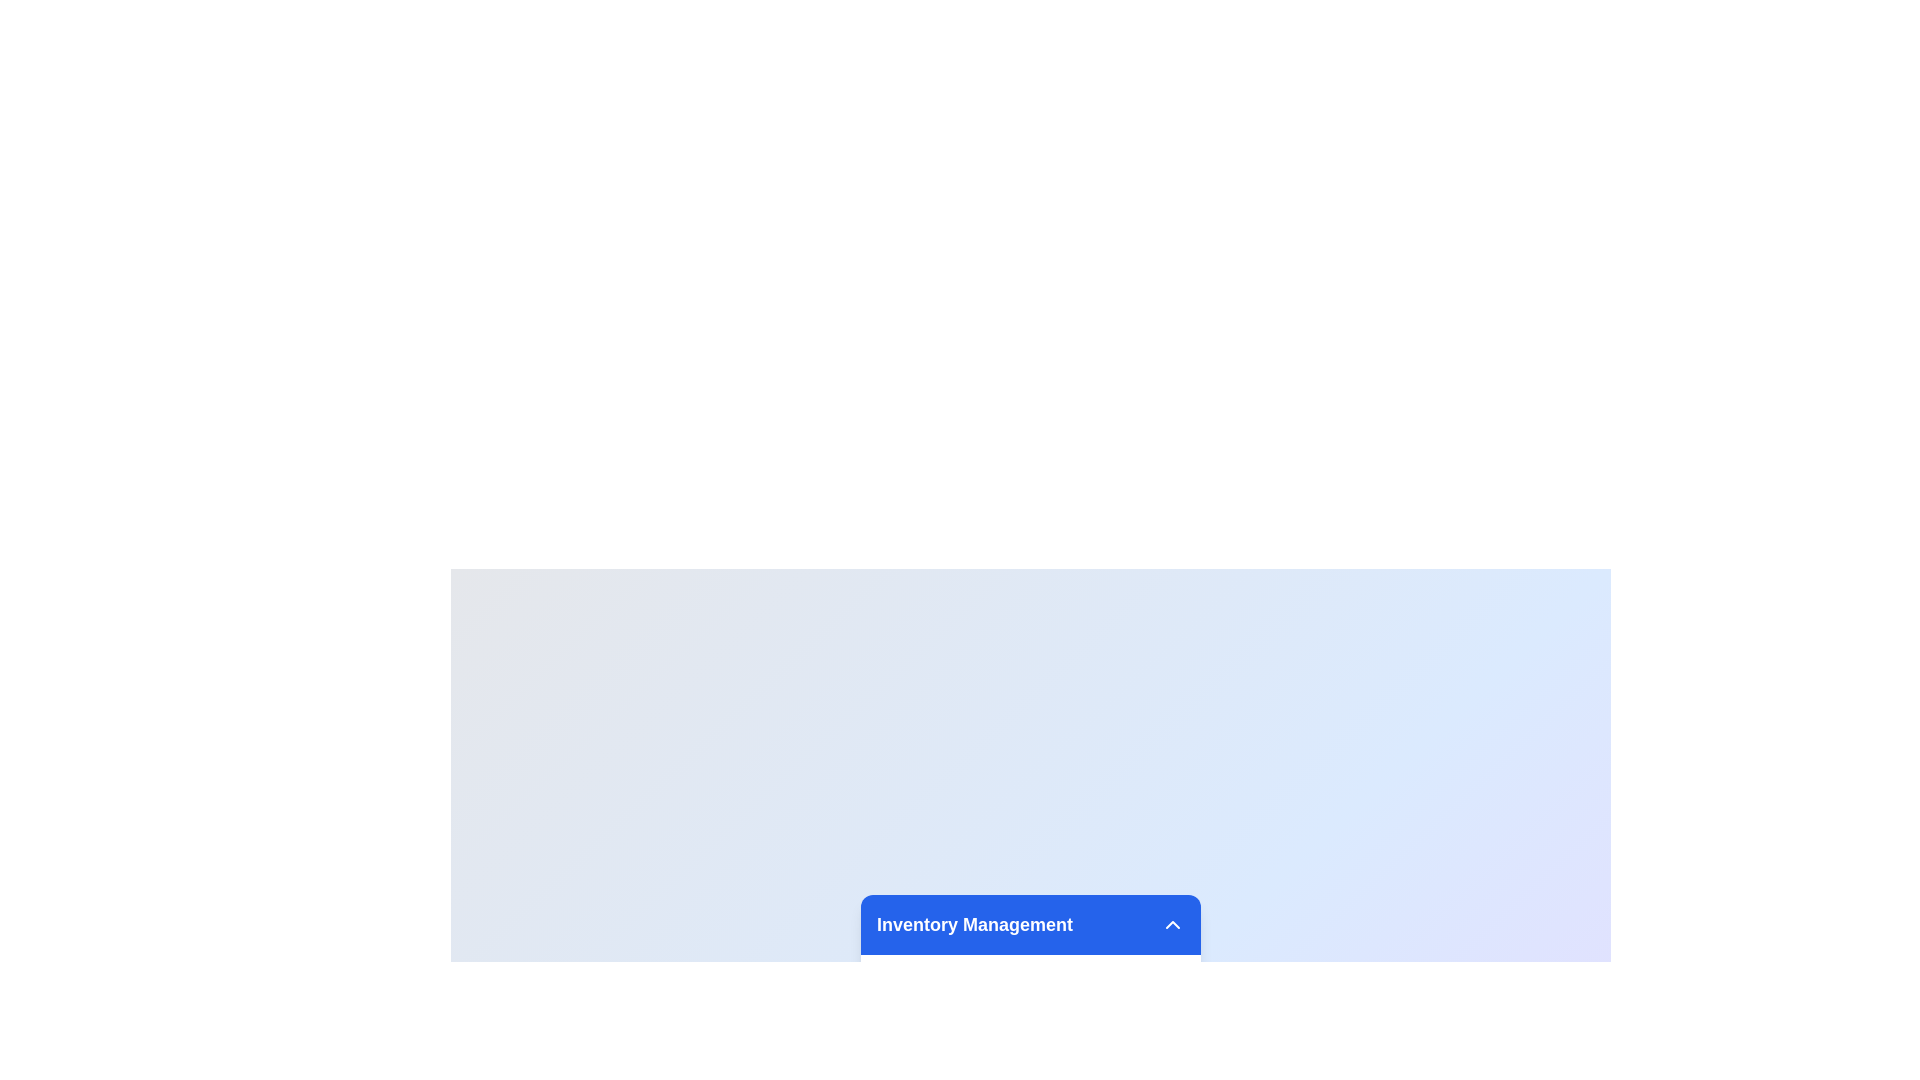 The image size is (1920, 1080). Describe the element at coordinates (1031, 925) in the screenshot. I see `the Section Header with the text 'Inventory Management'` at that location.